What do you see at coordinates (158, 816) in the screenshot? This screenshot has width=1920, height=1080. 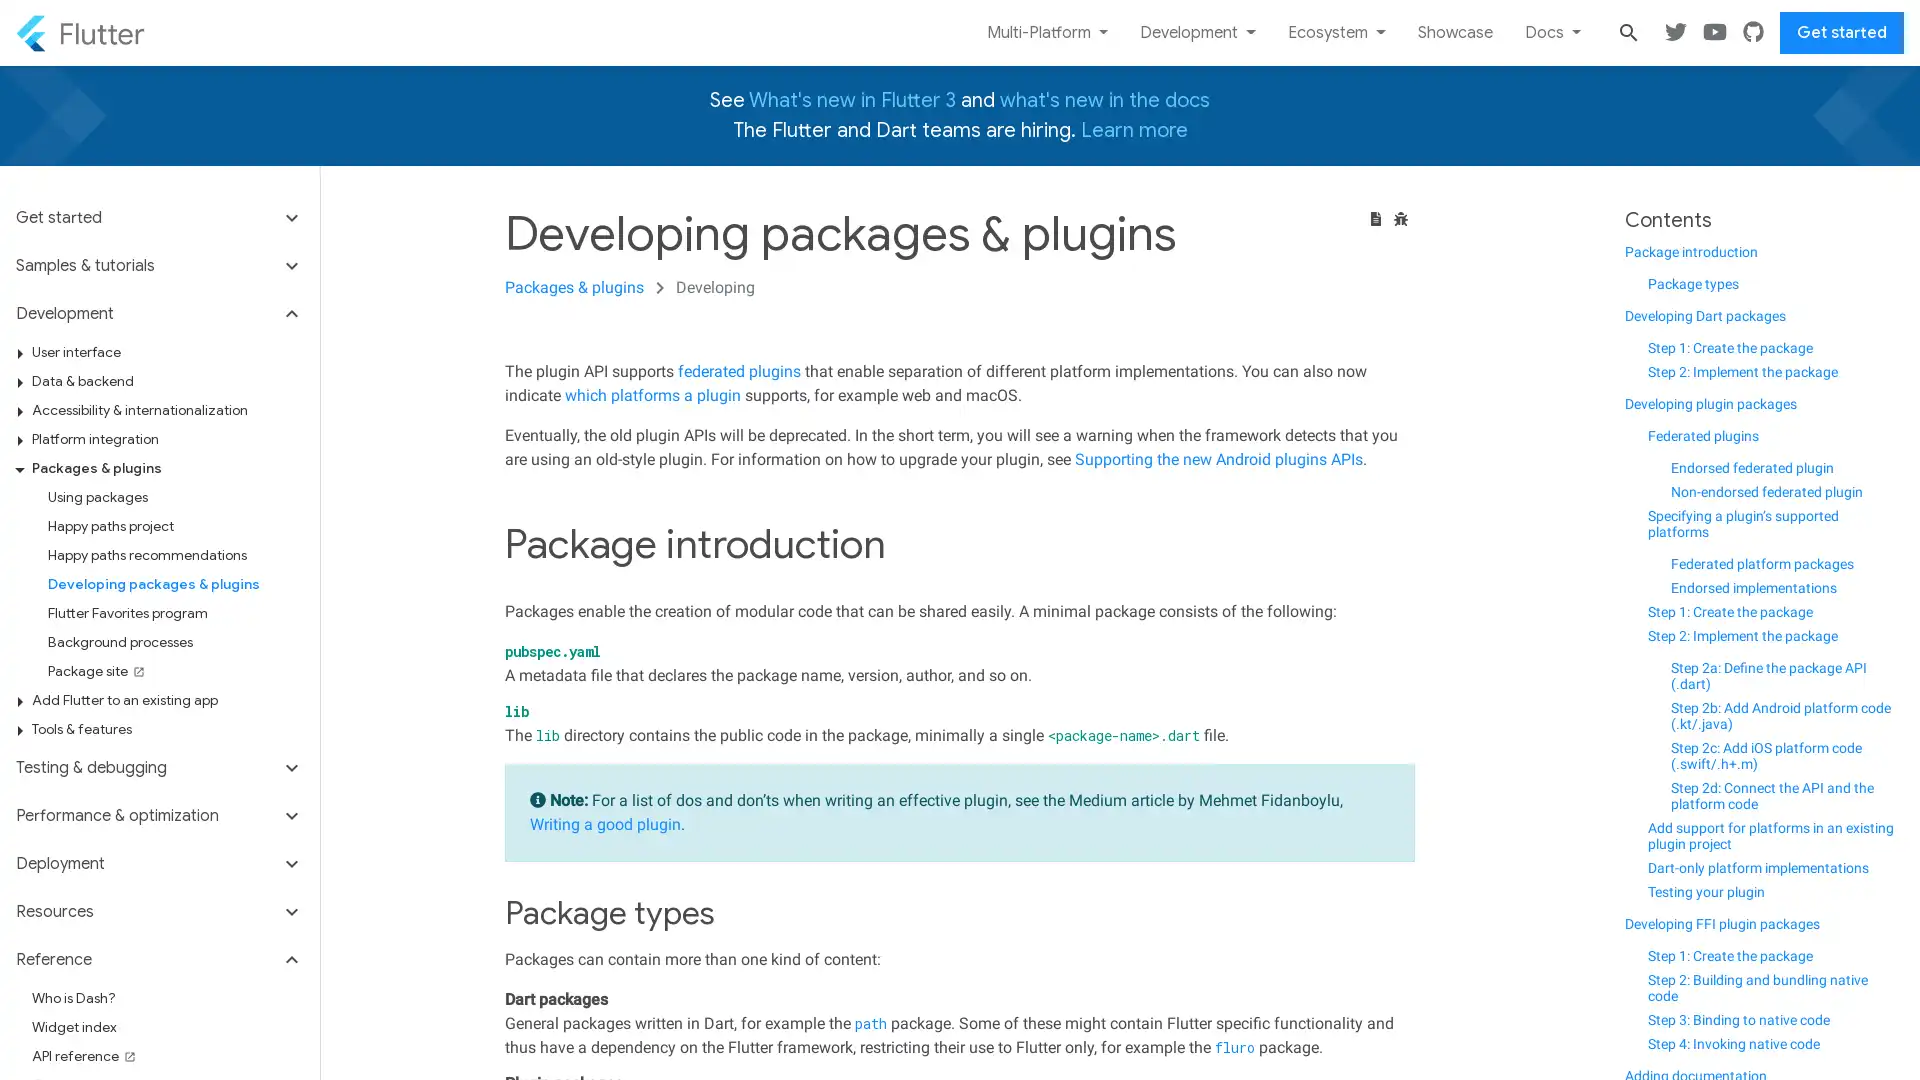 I see `Performance & optimization keyboard_arrow_down` at bounding box center [158, 816].